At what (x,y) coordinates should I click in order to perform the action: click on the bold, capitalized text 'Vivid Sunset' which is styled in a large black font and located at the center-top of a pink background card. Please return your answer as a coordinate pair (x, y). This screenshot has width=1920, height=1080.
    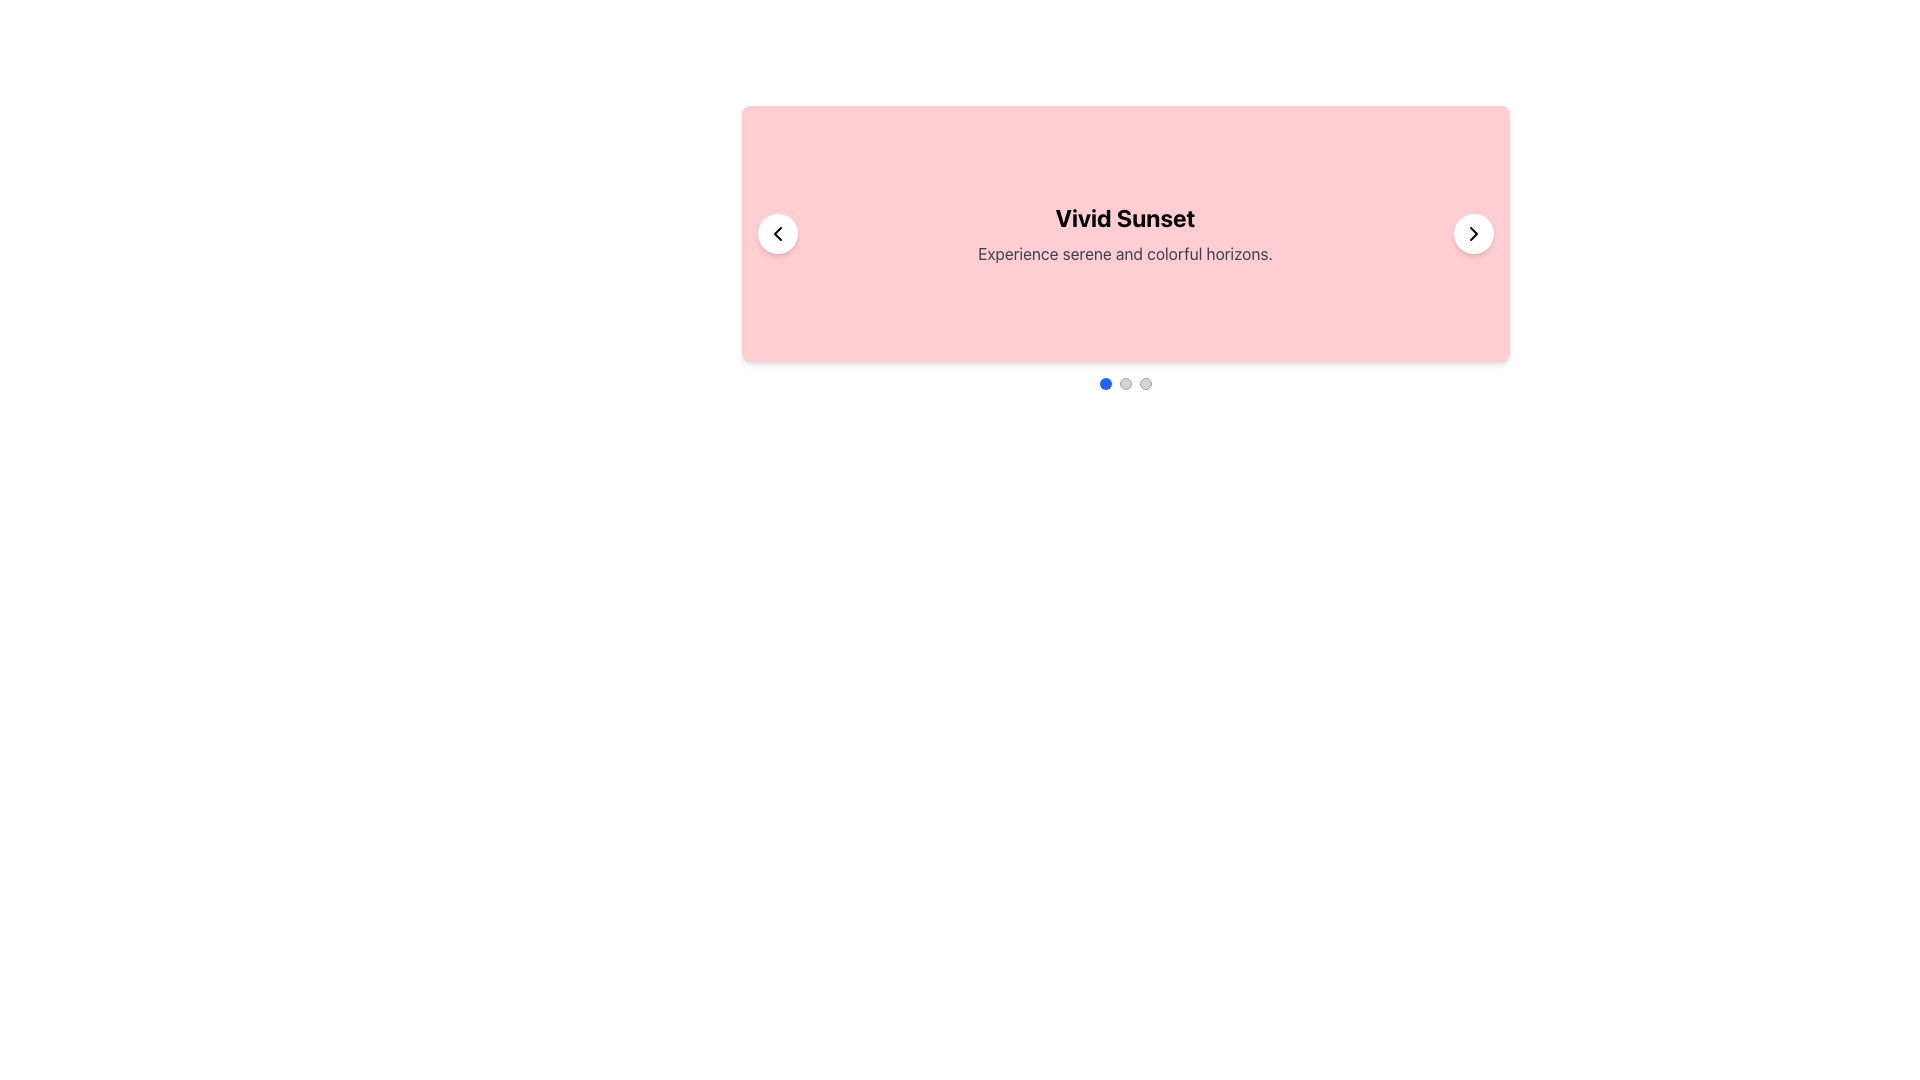
    Looking at the image, I should click on (1125, 218).